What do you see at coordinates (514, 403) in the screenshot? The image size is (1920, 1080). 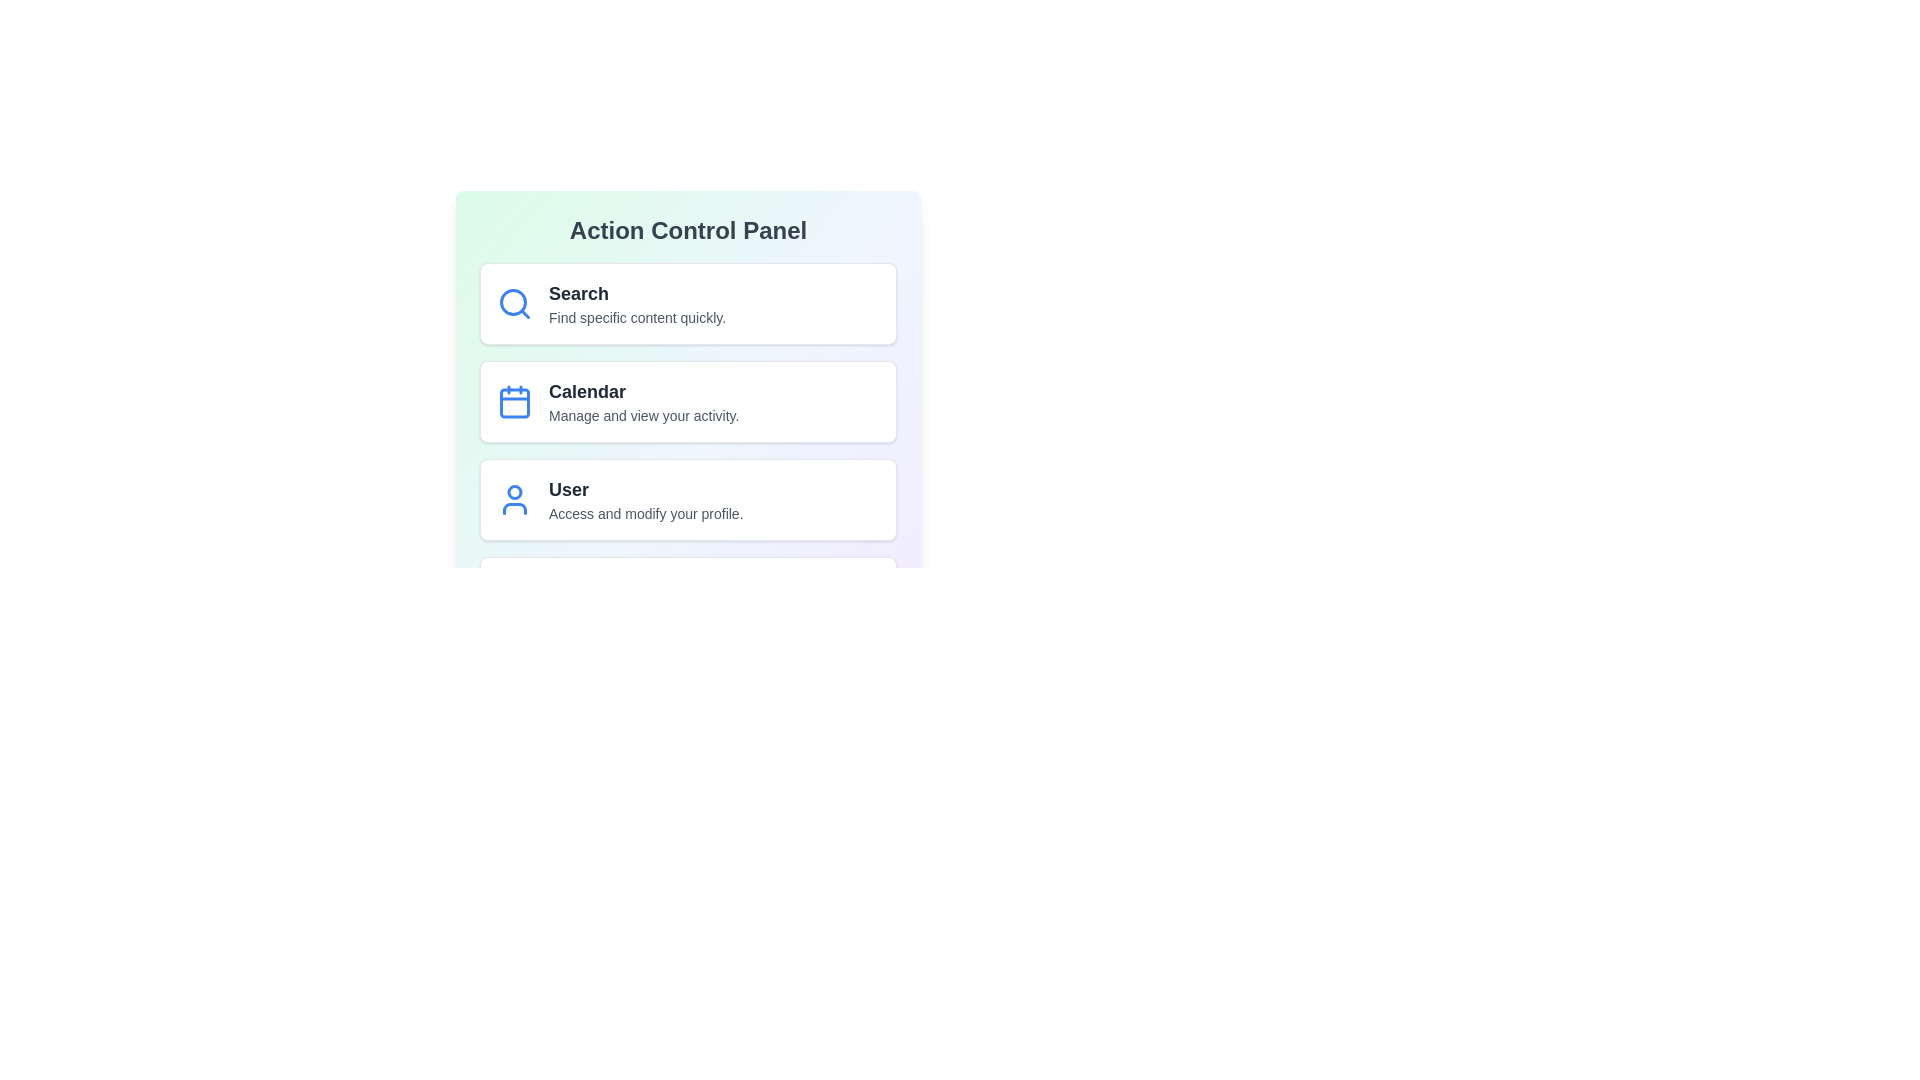 I see `the rectangular-shaped region within the calendar icon located in the Action Control Panel` at bounding box center [514, 403].